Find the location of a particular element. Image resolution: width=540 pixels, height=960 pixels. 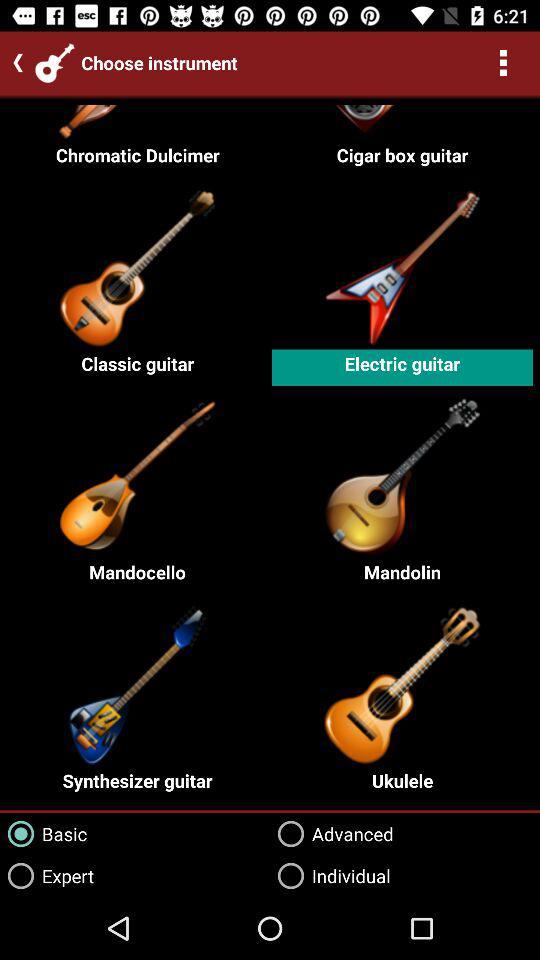

the second right image is located at coordinates (401, 474).